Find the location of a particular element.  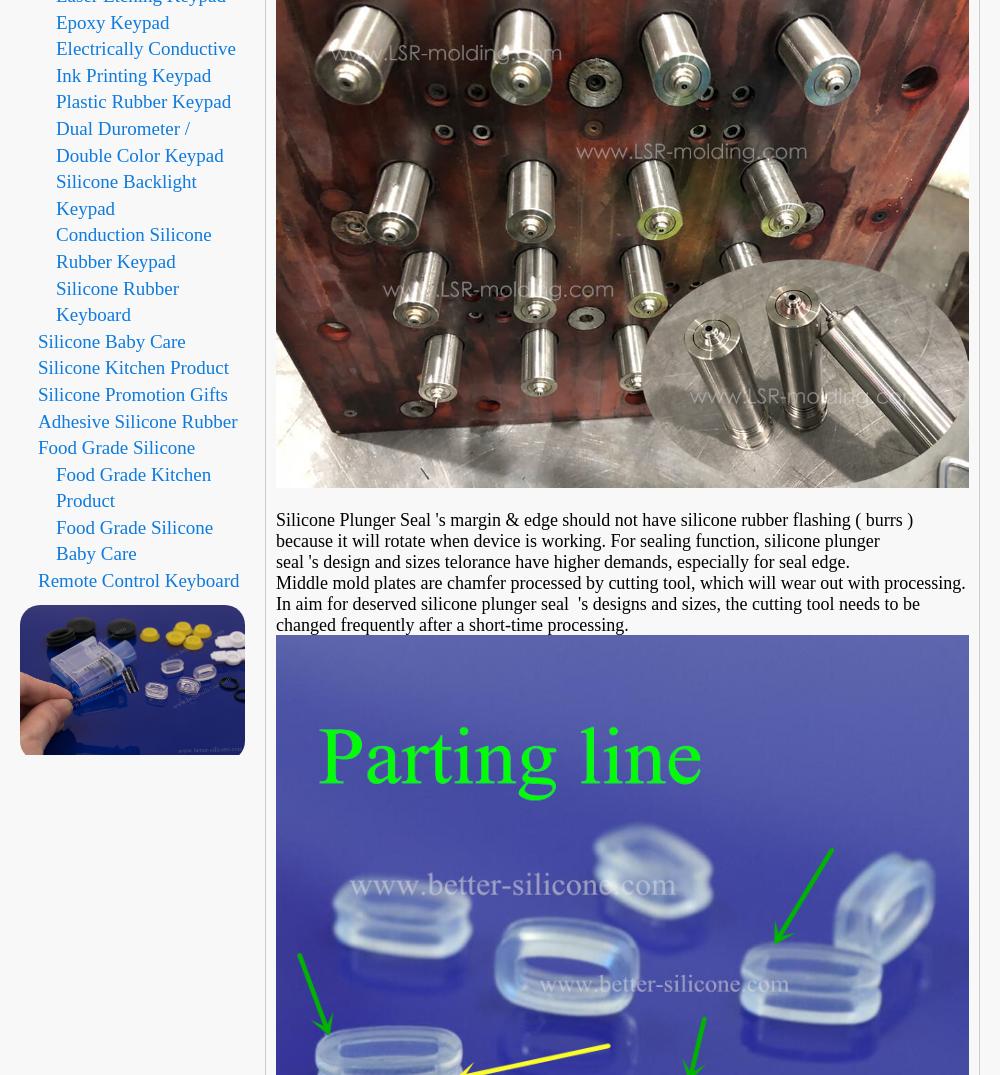

'Adhesive Silicone Rubber' is located at coordinates (137, 419).